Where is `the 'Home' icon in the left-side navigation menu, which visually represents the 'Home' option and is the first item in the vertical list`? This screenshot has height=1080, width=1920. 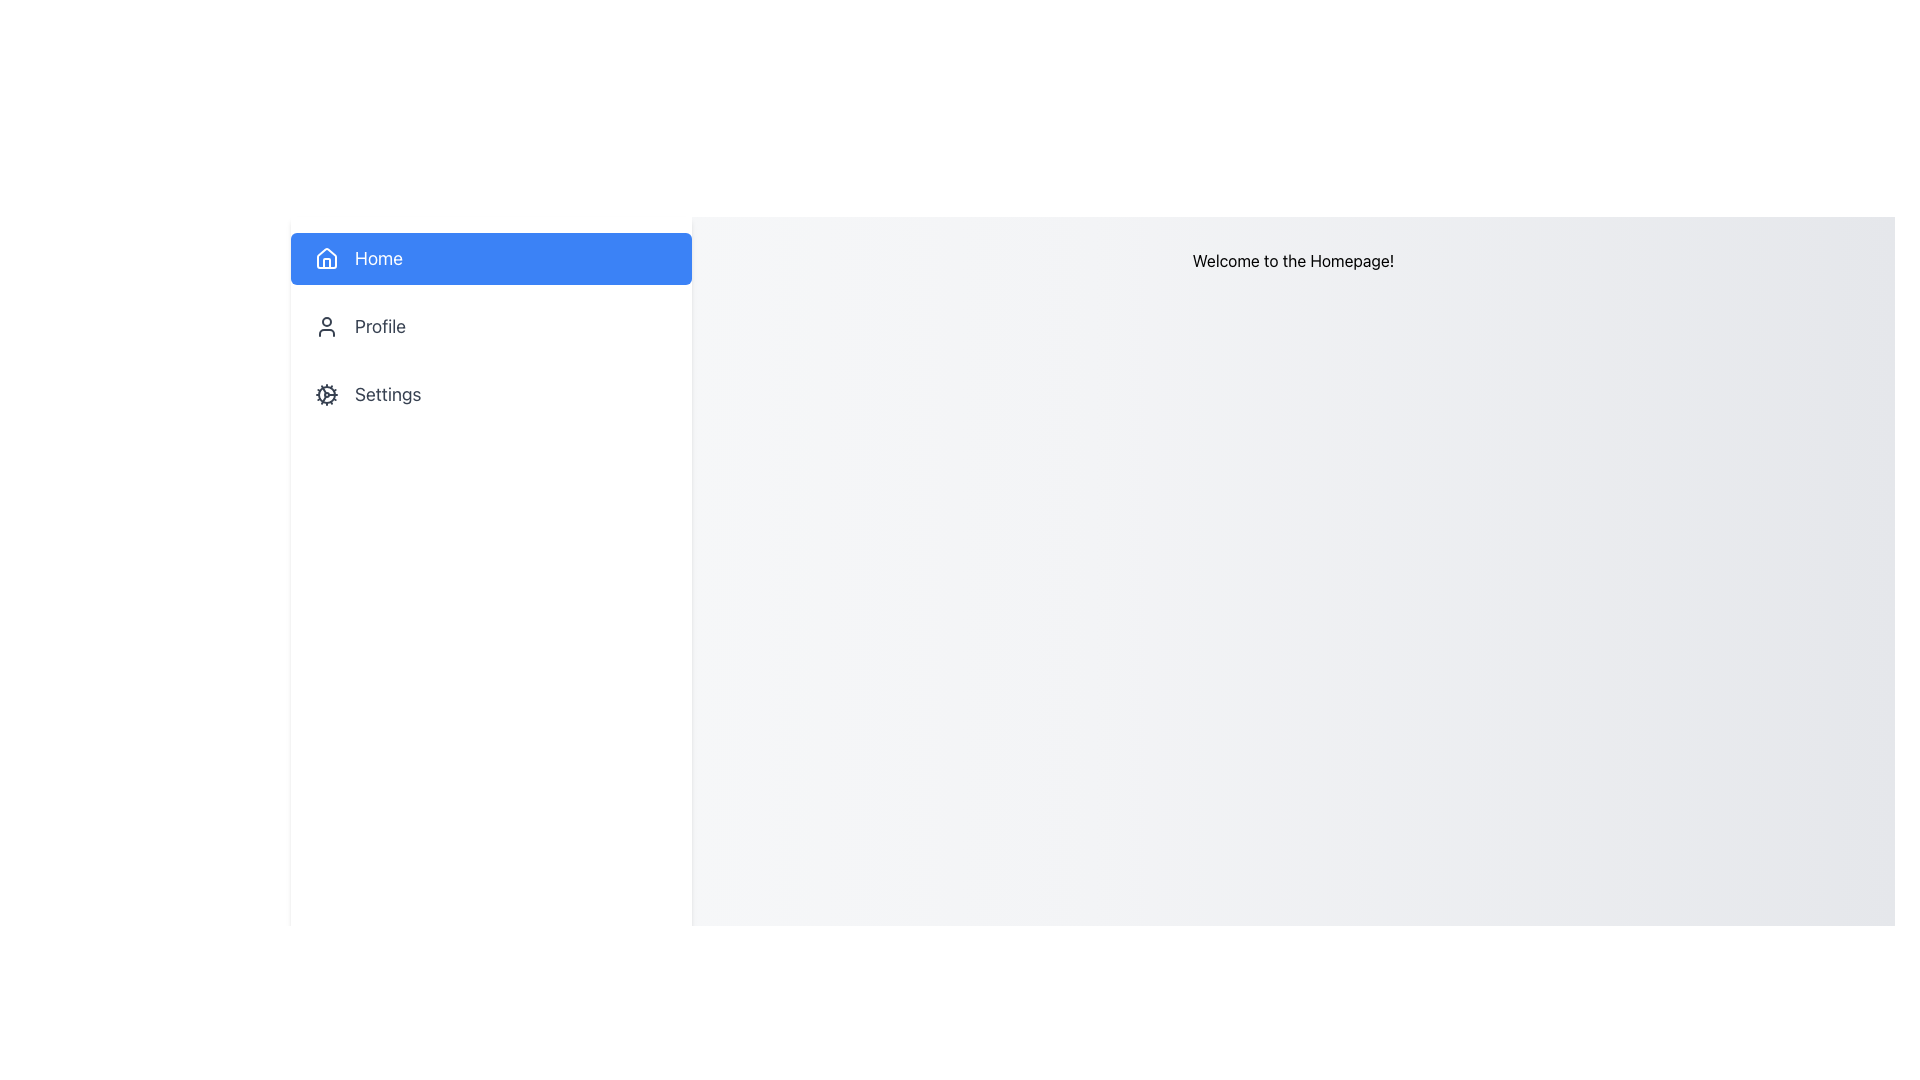
the 'Home' icon in the left-side navigation menu, which visually represents the 'Home' option and is the first item in the vertical list is located at coordinates (326, 257).